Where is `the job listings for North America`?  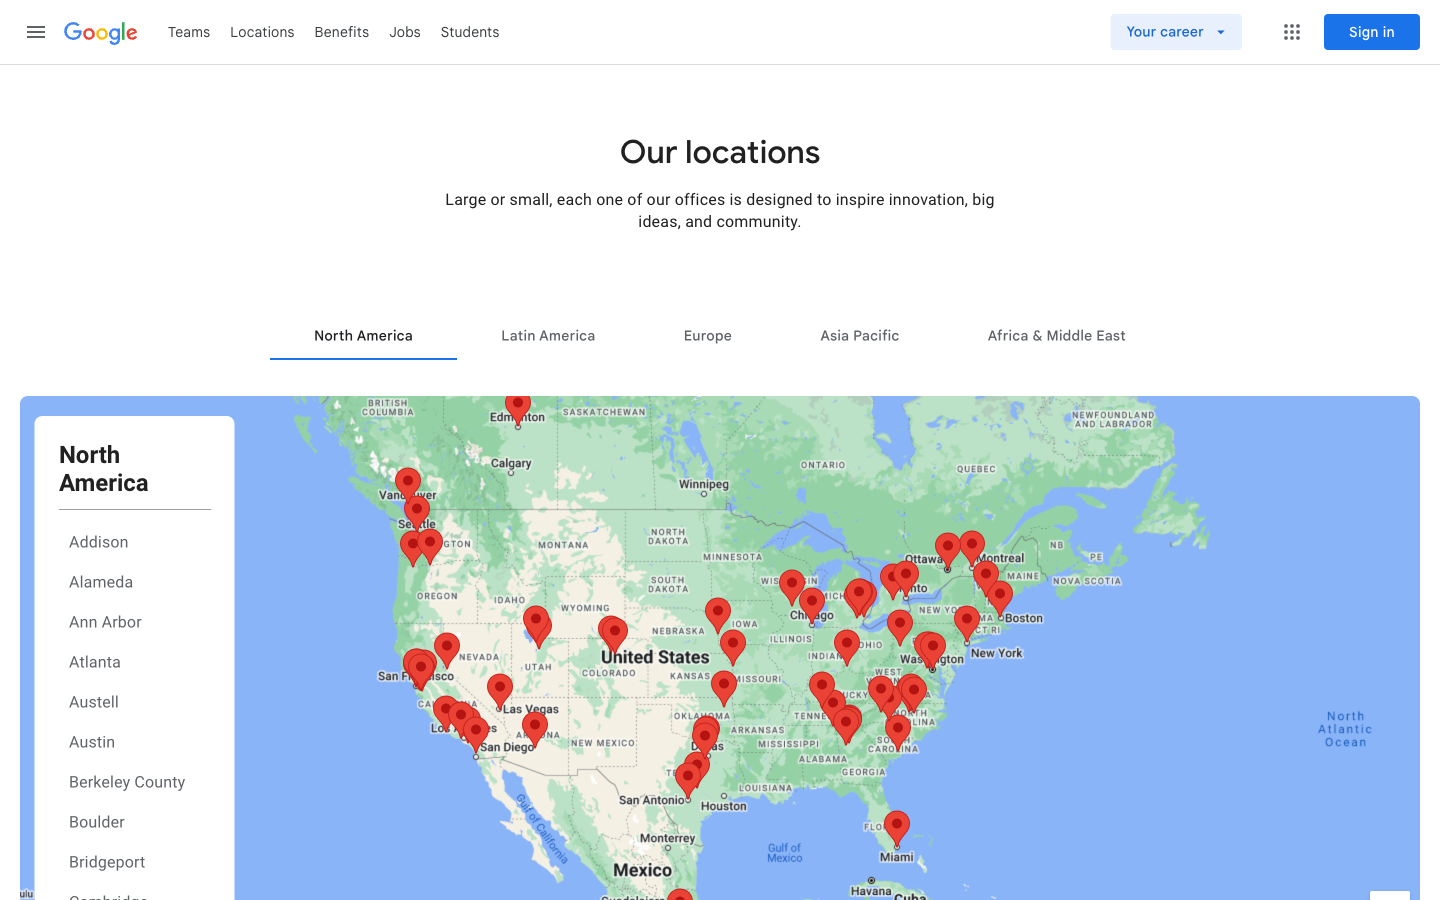 the job listings for North America is located at coordinates (362, 334).